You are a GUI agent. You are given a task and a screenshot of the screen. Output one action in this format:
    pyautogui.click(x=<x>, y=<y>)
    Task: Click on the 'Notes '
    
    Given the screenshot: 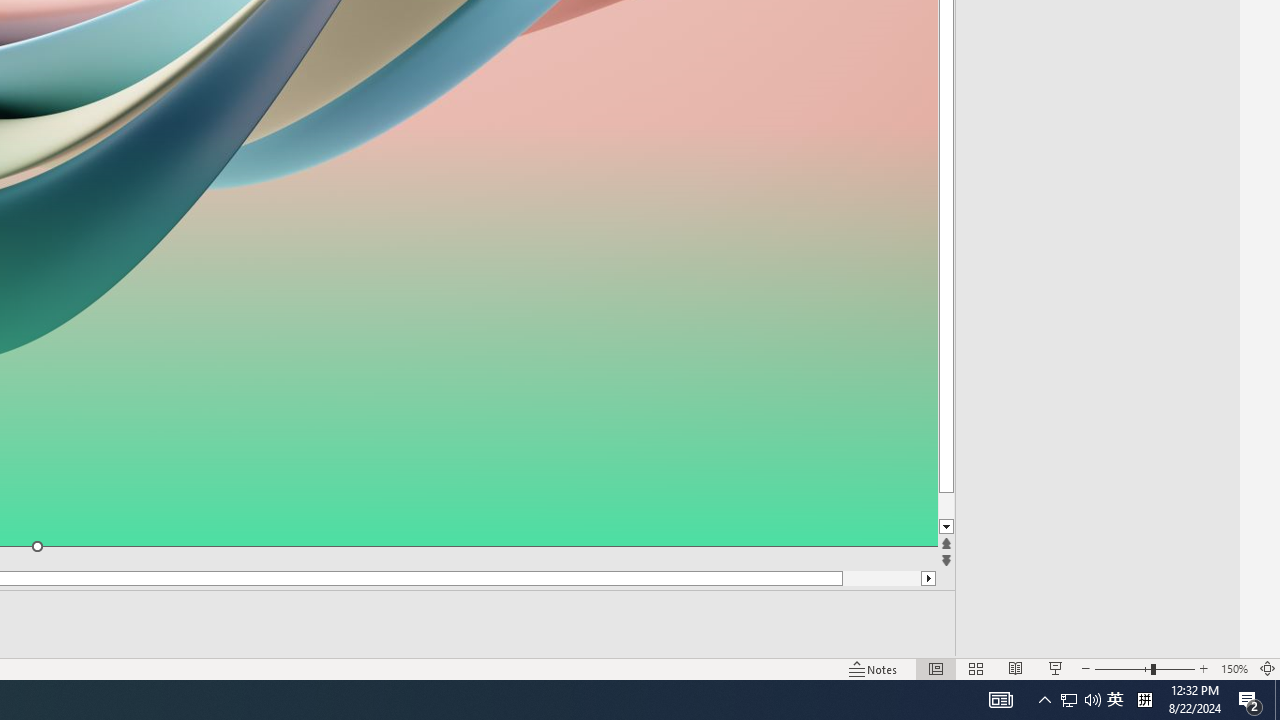 What is the action you would take?
    pyautogui.click(x=874, y=669)
    